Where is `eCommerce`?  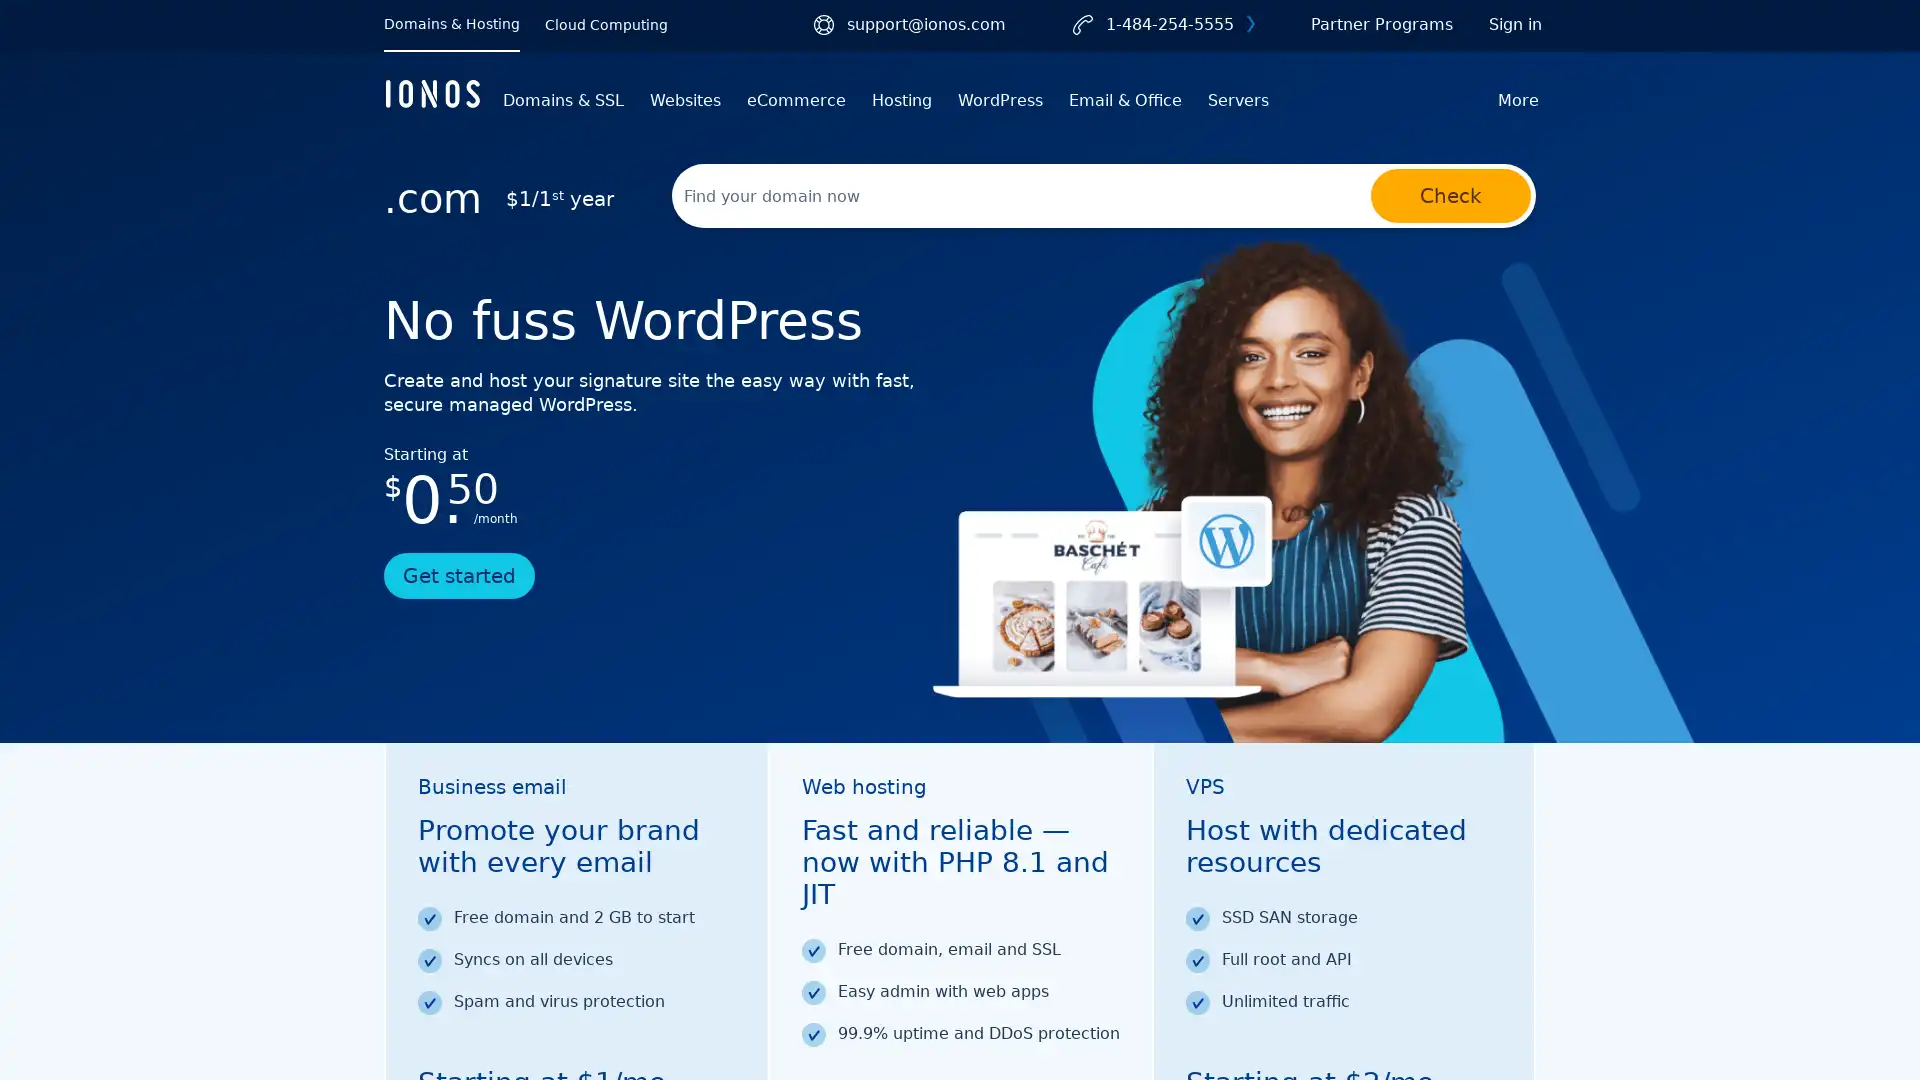
eCommerce is located at coordinates (782, 100).